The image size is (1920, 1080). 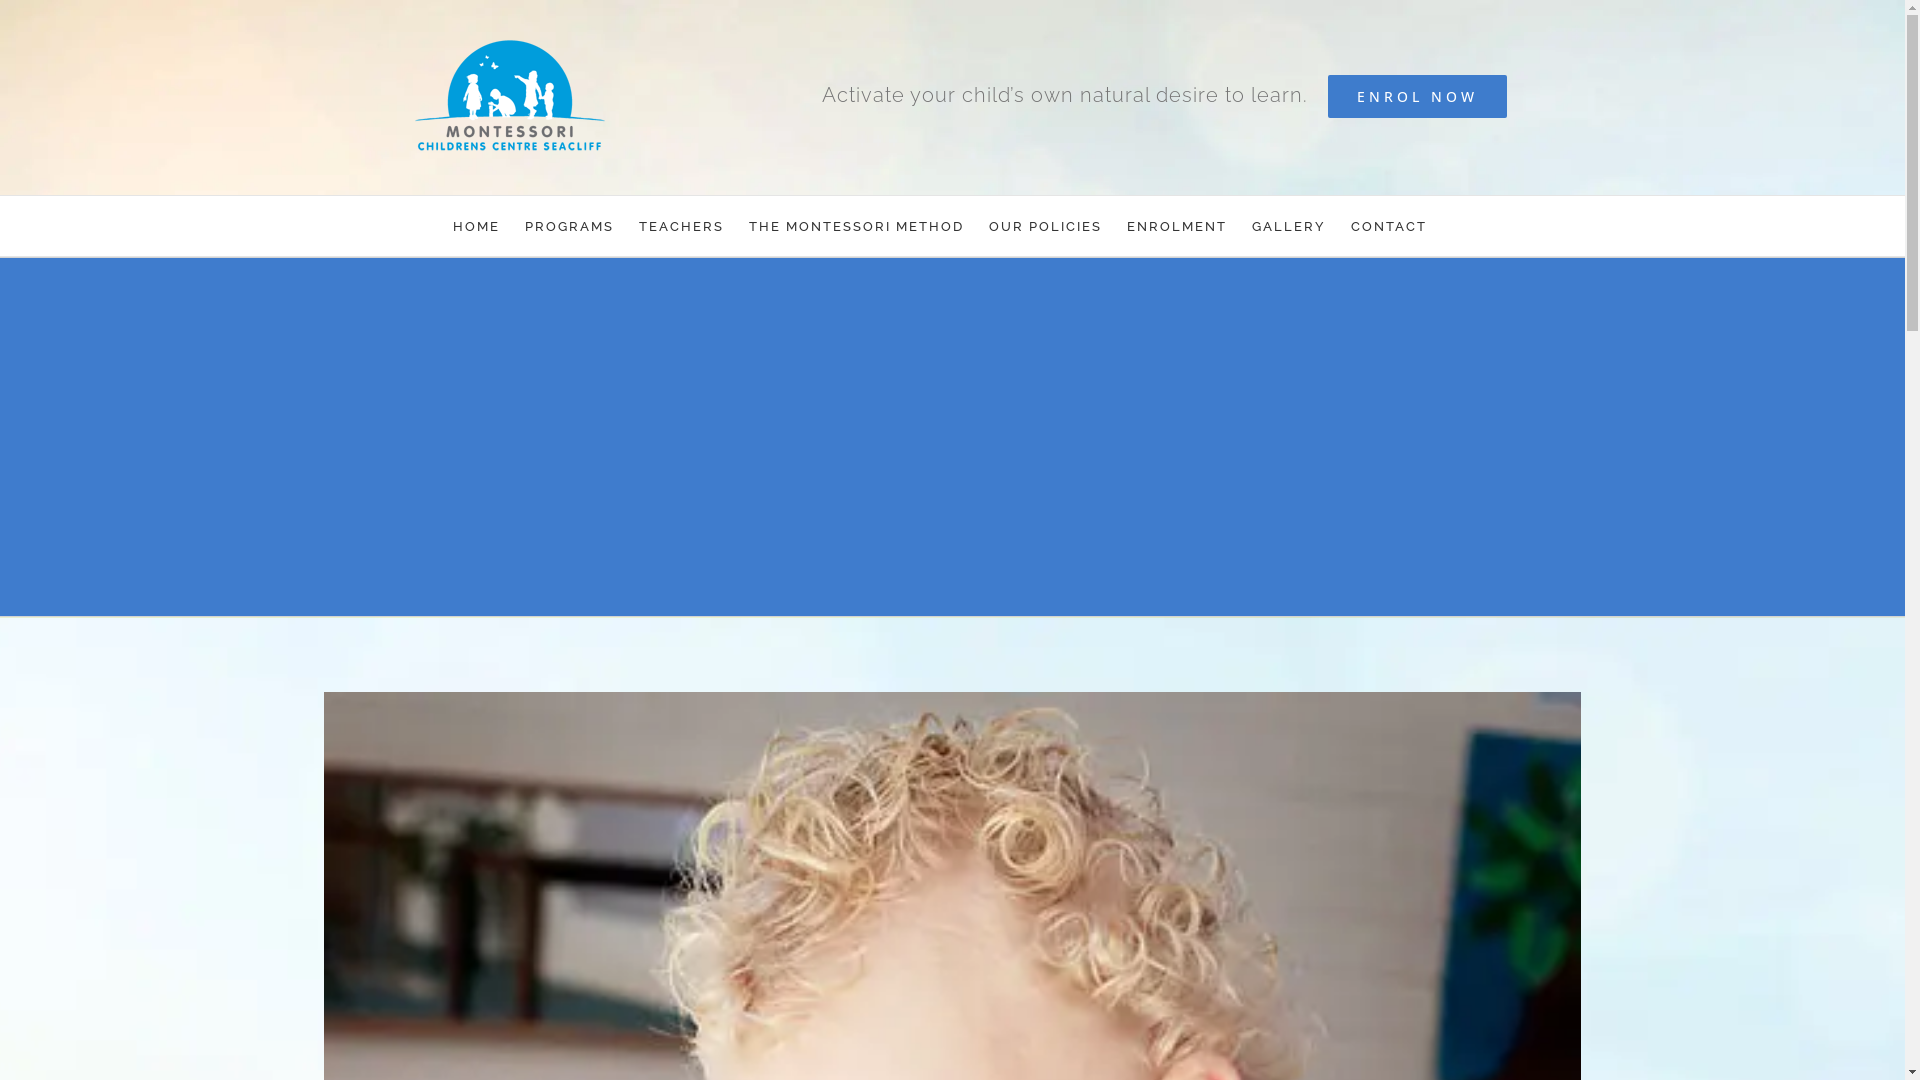 I want to click on 'GALLERY', so click(x=1289, y=225).